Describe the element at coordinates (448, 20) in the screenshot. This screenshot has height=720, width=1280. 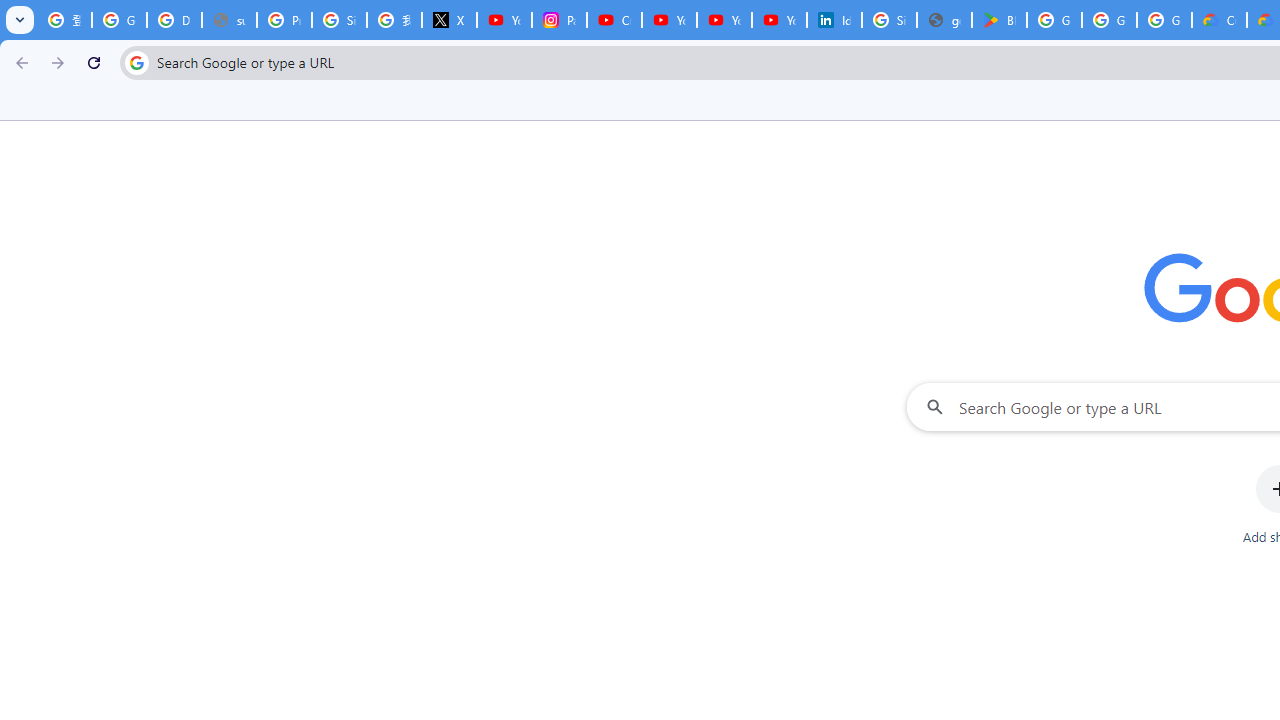
I see `'X'` at that location.